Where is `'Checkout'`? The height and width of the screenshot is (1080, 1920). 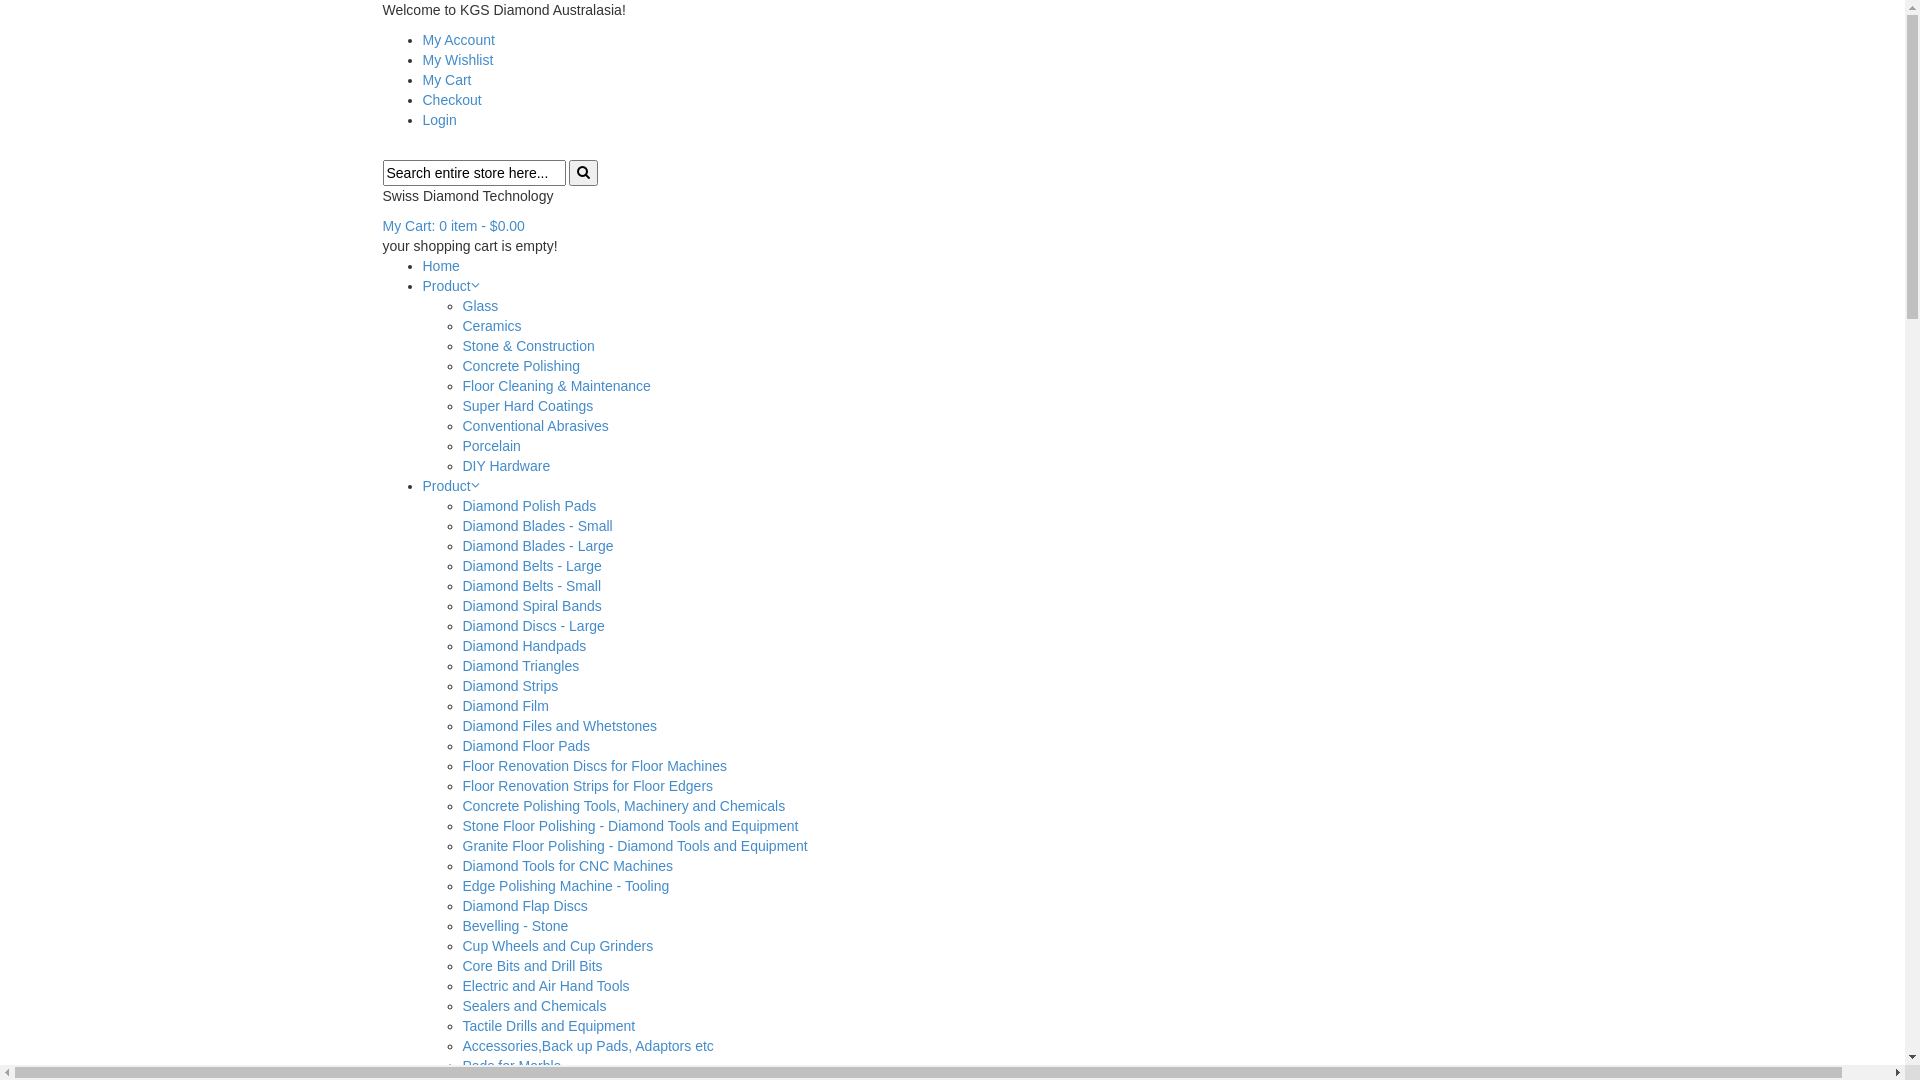
'Checkout' is located at coordinates (450, 100).